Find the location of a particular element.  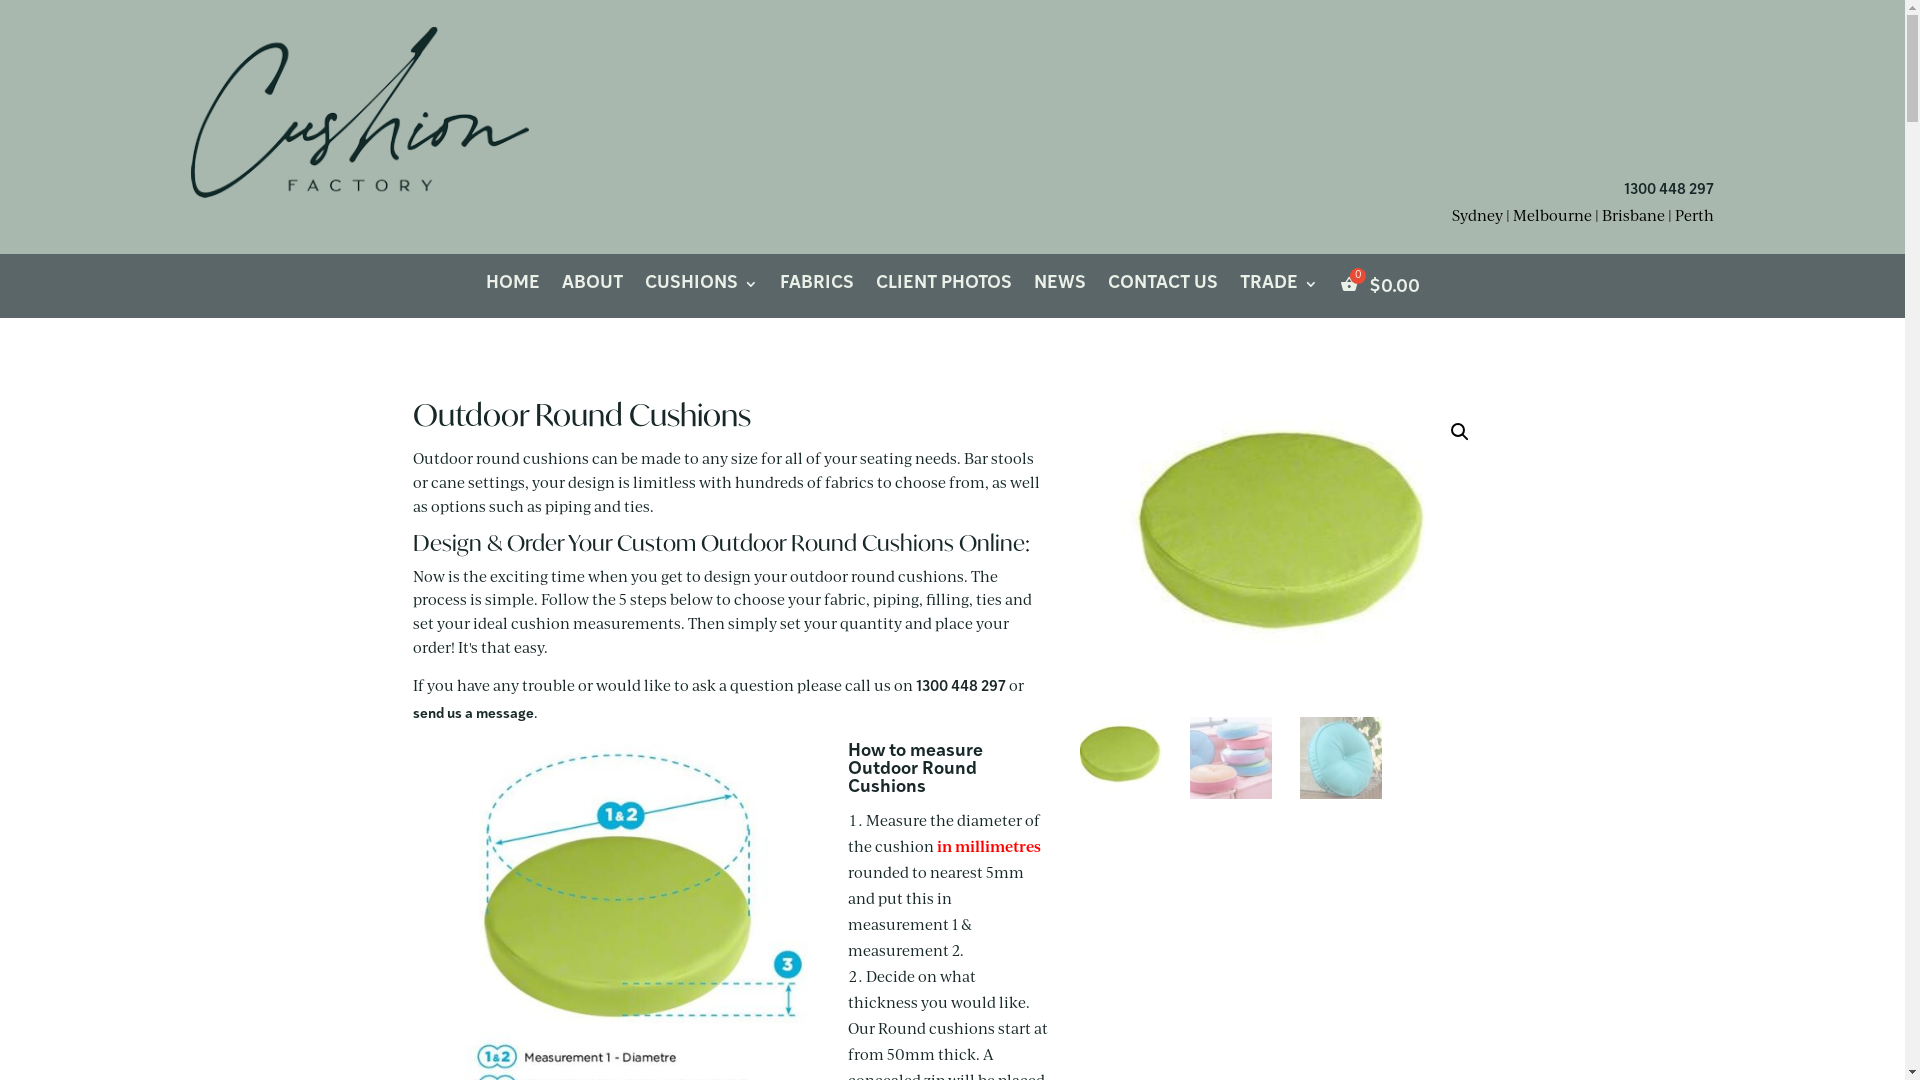

'NEWS' is located at coordinates (1059, 289).